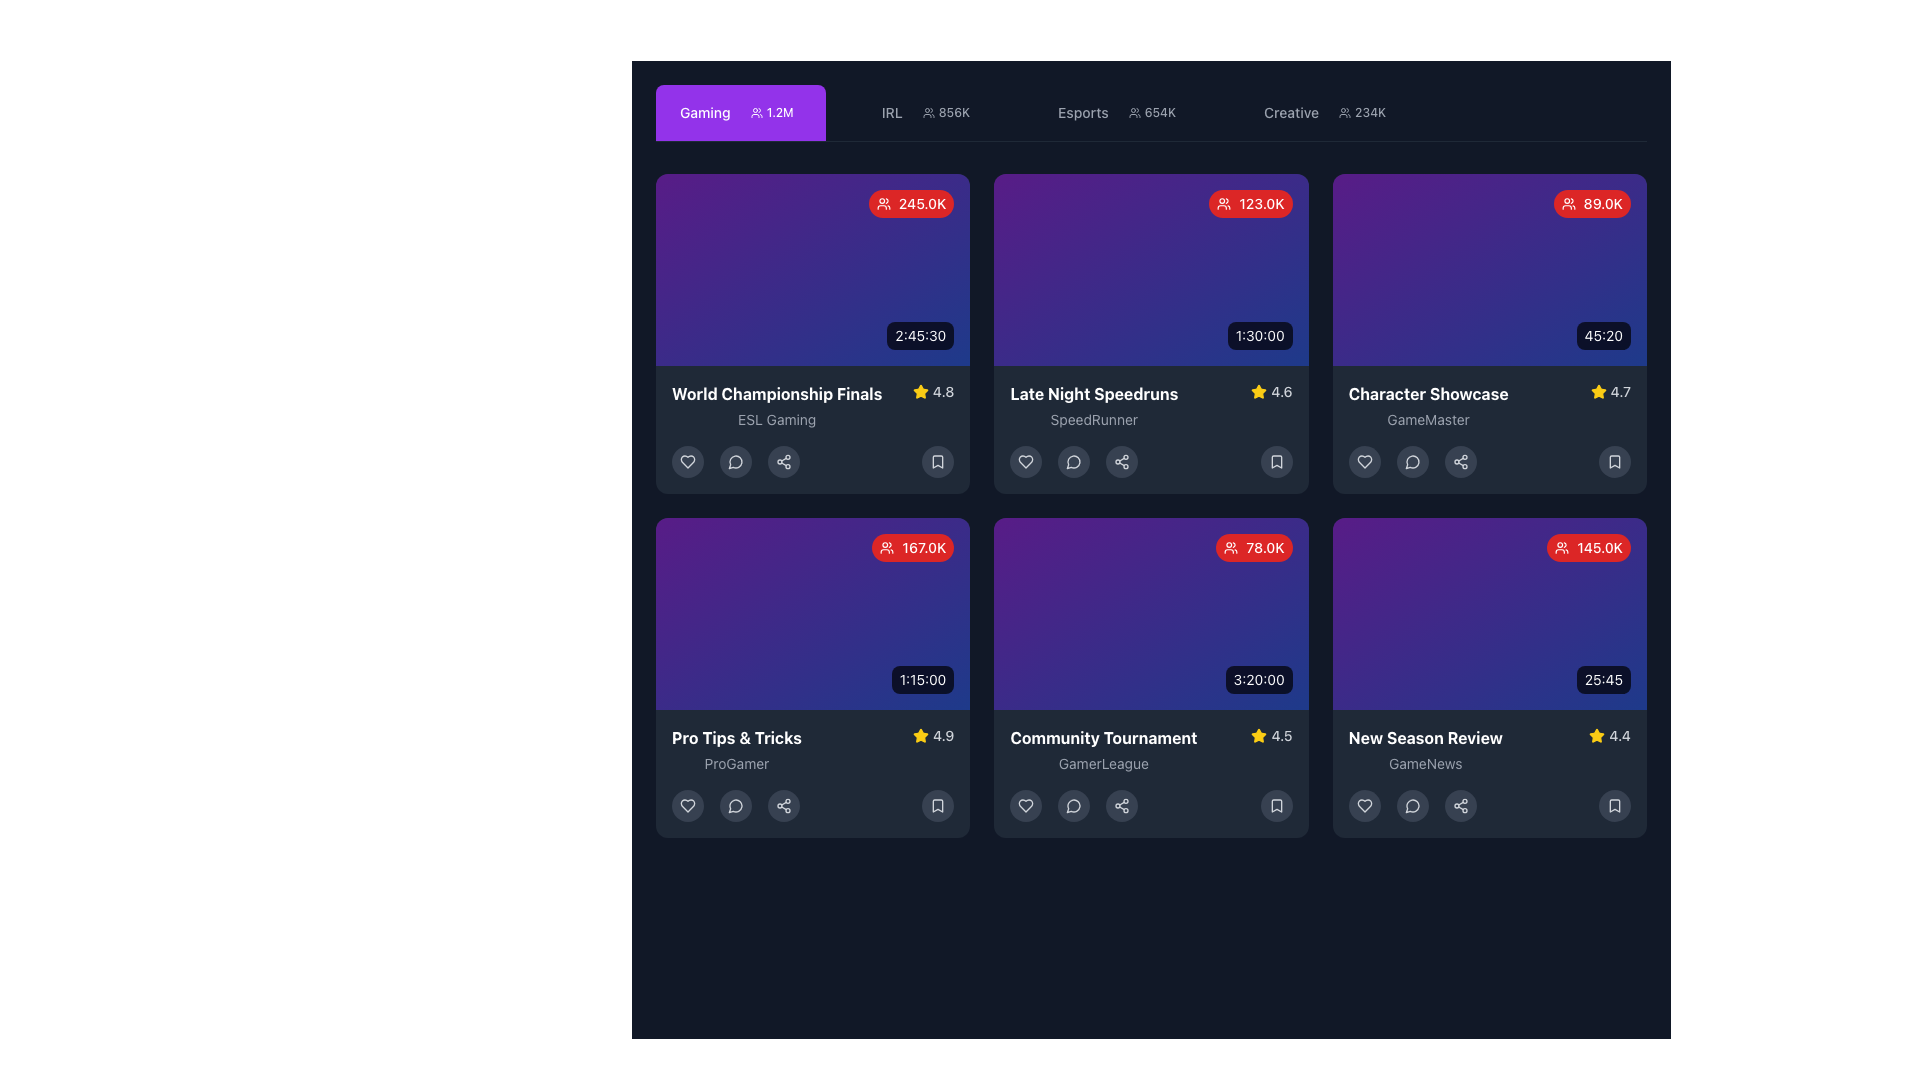 Image resolution: width=1920 pixels, height=1080 pixels. What do you see at coordinates (1151, 428) in the screenshot?
I see `the Content card summarizing streaming content, located in the first row and second column of the grid layout` at bounding box center [1151, 428].